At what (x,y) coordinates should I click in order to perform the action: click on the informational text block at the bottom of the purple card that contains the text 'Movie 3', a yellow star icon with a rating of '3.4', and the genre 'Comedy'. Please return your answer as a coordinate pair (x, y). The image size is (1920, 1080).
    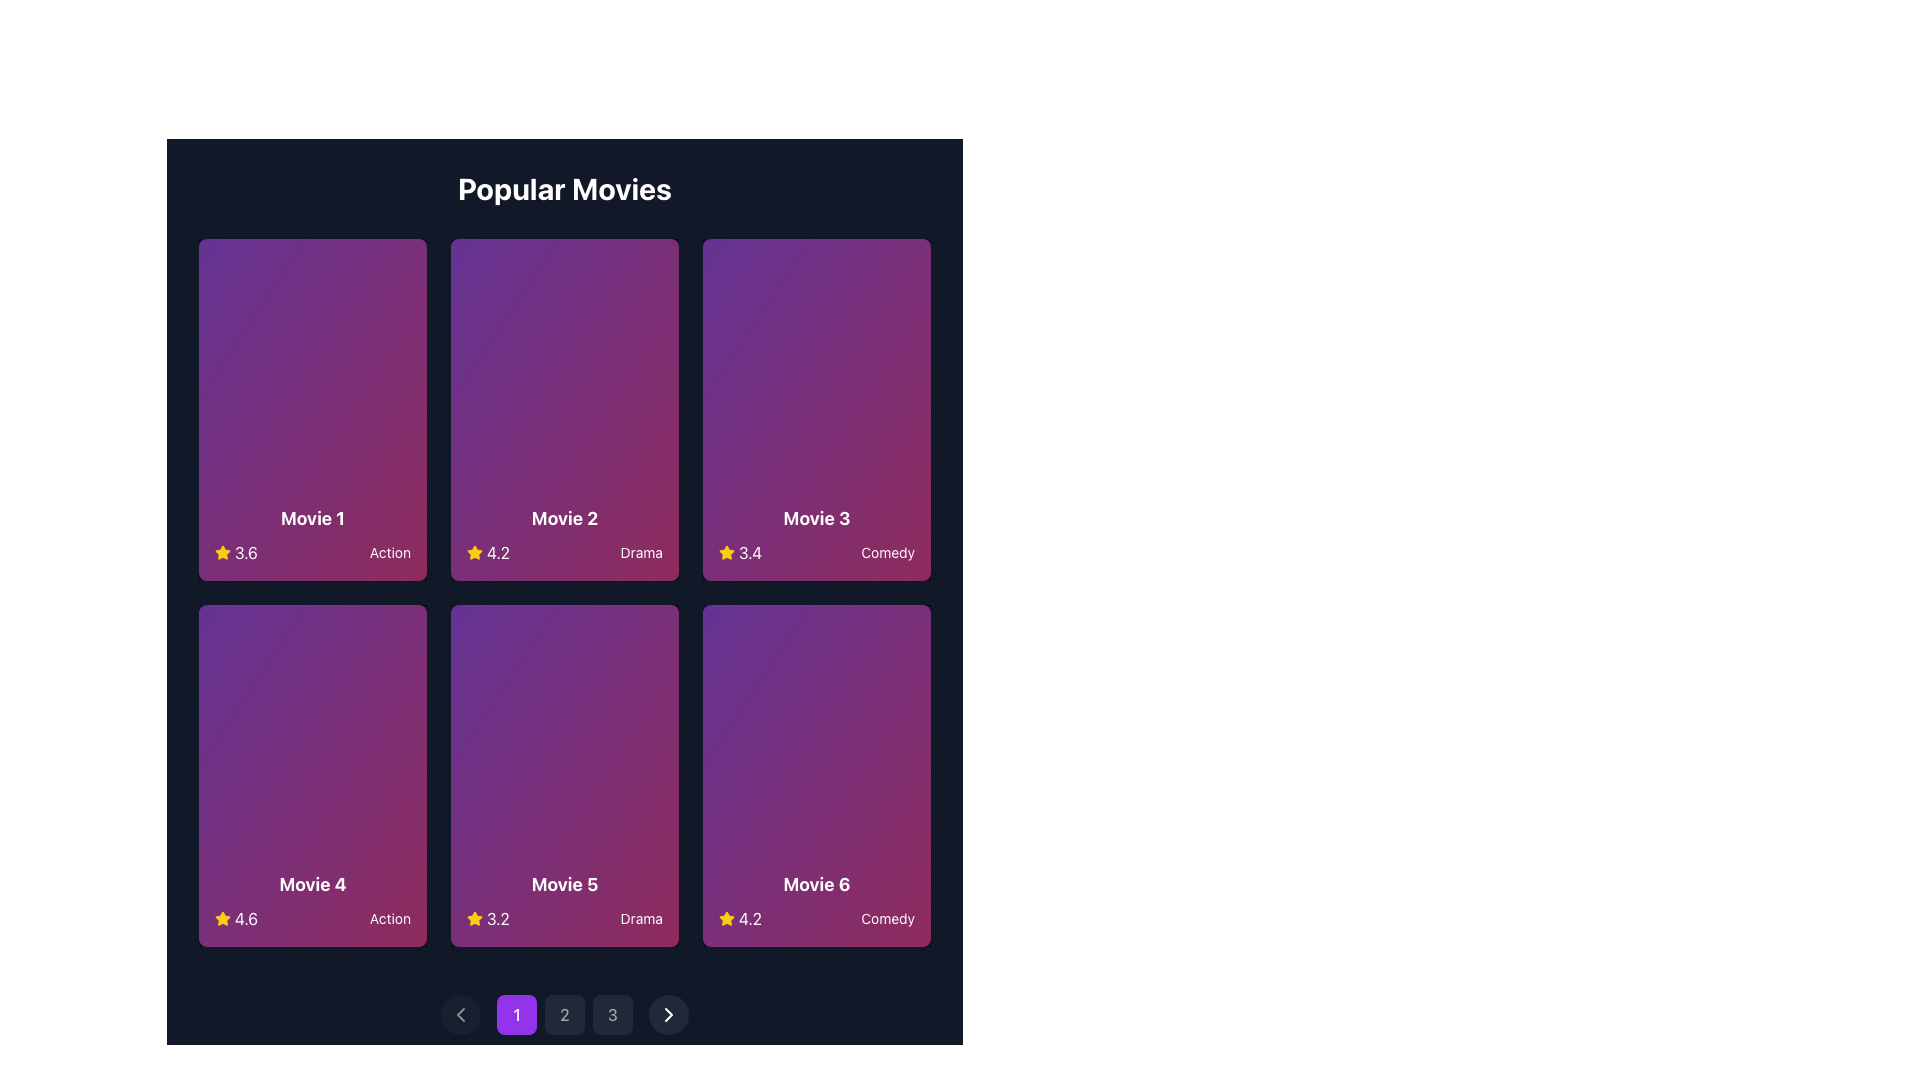
    Looking at the image, I should click on (816, 534).